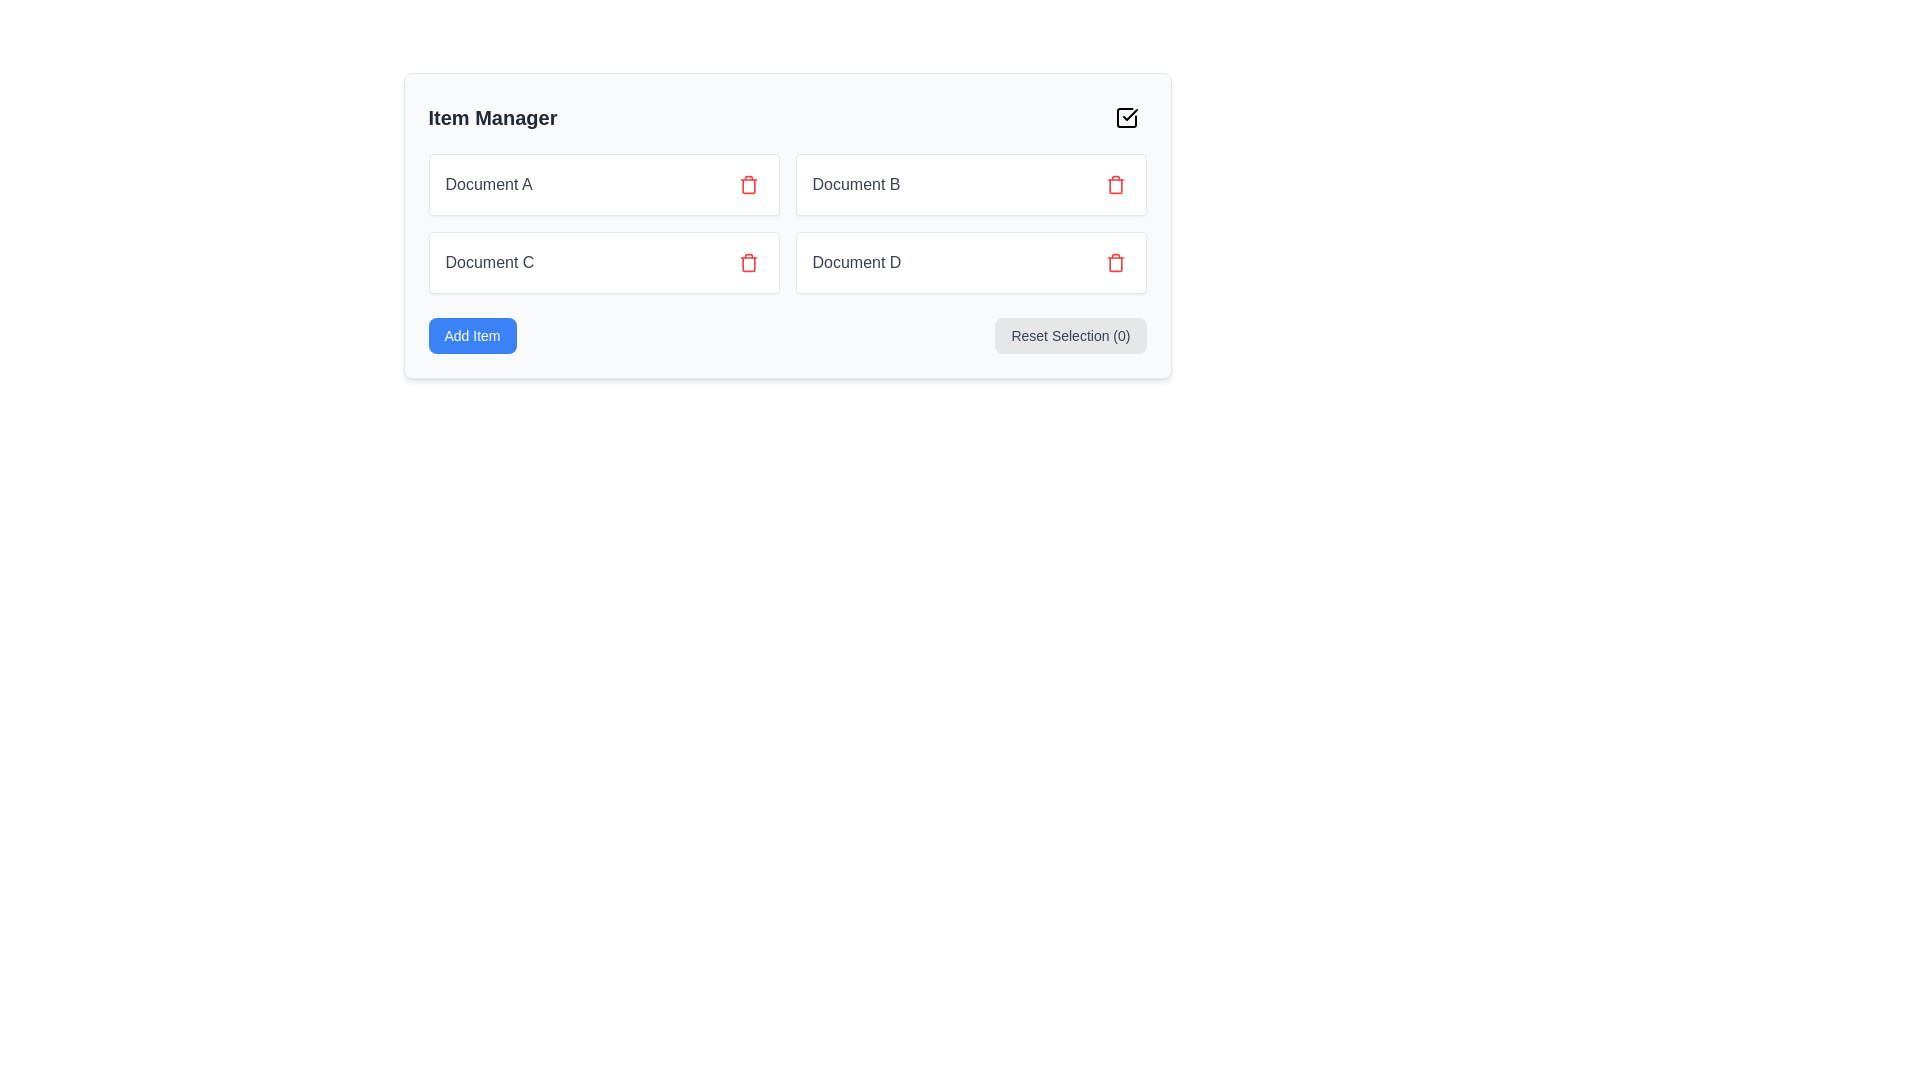  I want to click on the trash can icon located at the right side of the 'Document A' row, so click(747, 185).